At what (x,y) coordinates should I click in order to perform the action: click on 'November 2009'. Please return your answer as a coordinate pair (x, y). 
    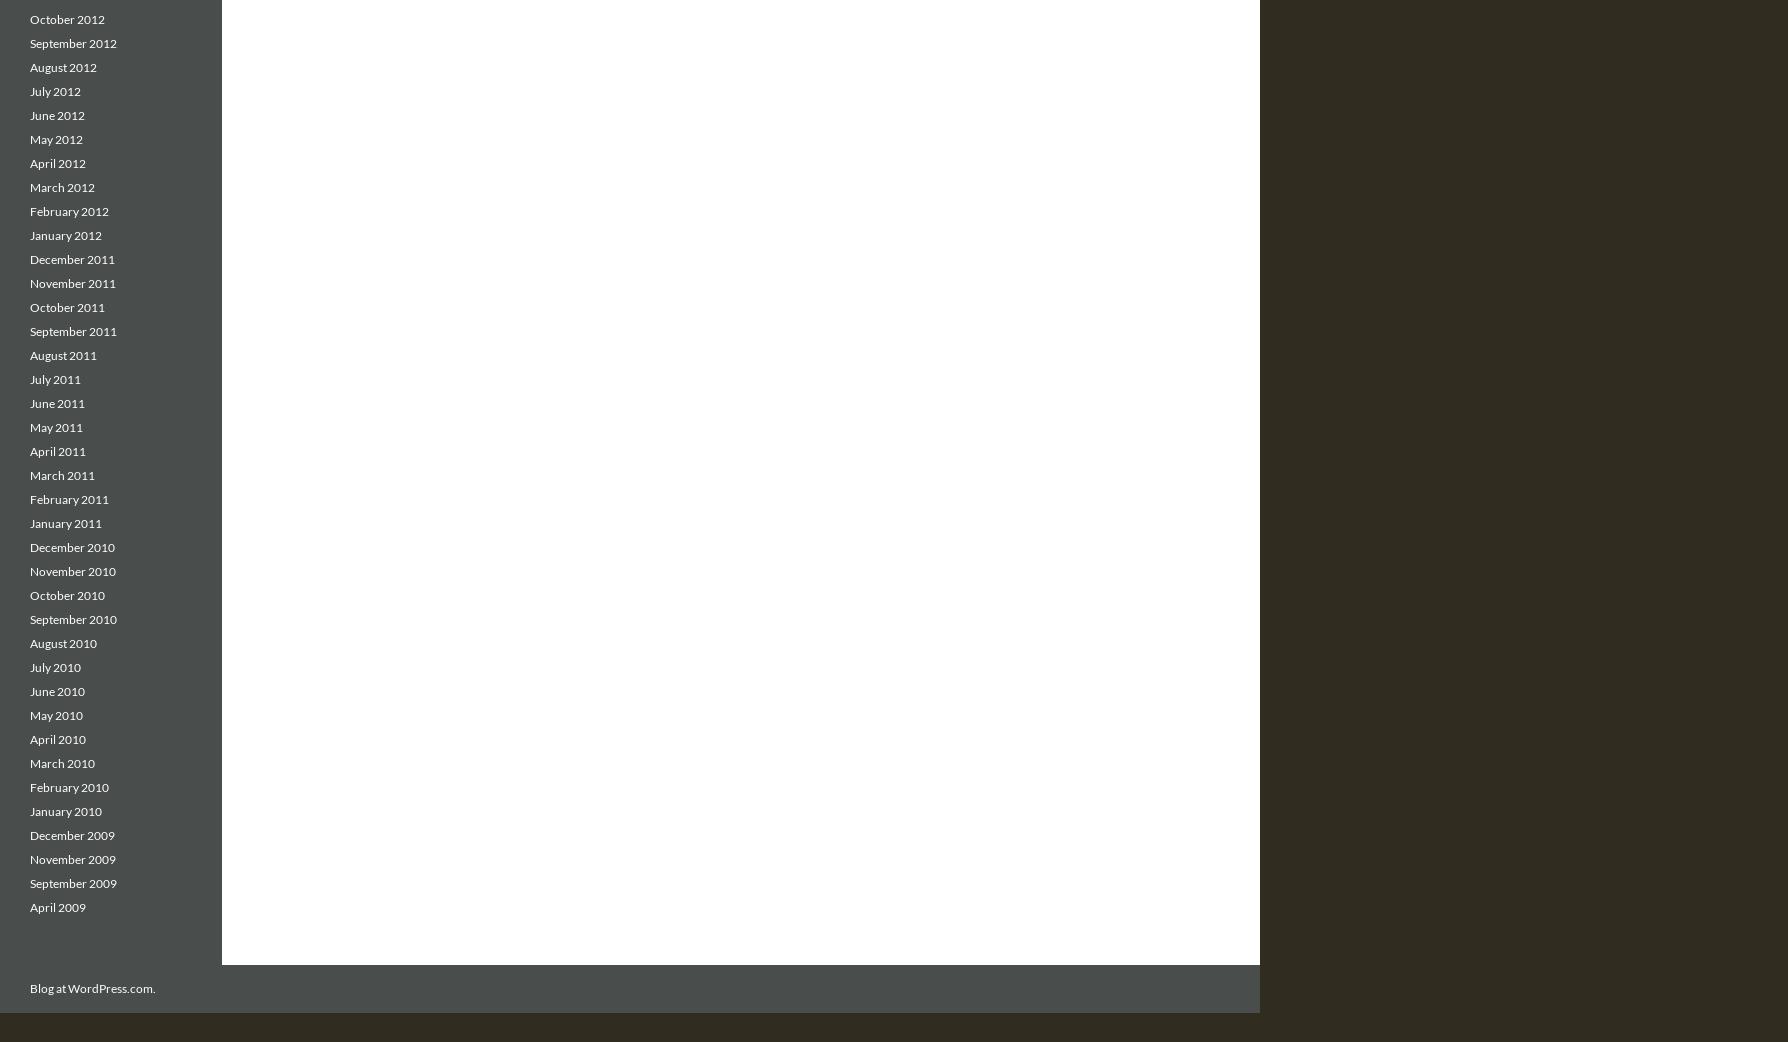
    Looking at the image, I should click on (30, 859).